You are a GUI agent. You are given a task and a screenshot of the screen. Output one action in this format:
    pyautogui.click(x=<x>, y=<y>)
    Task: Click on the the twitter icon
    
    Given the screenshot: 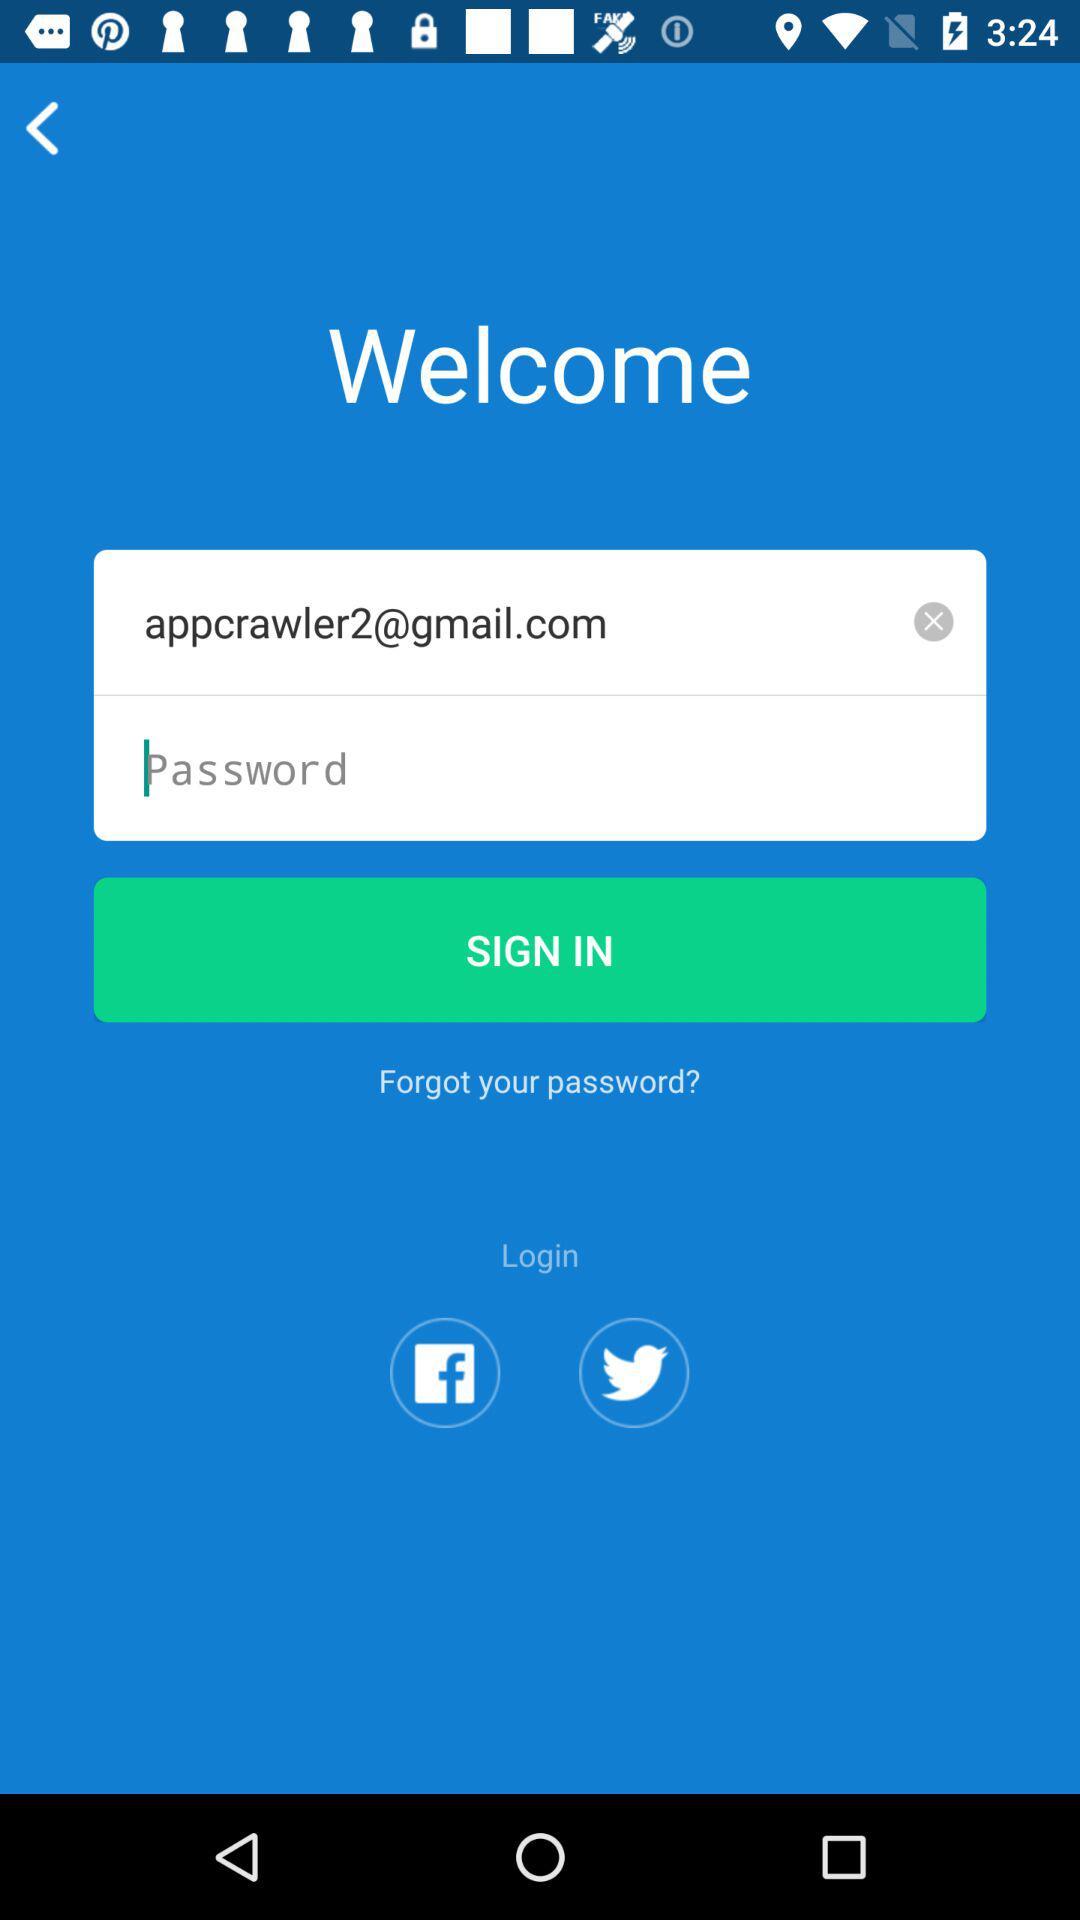 What is the action you would take?
    pyautogui.click(x=634, y=1469)
    